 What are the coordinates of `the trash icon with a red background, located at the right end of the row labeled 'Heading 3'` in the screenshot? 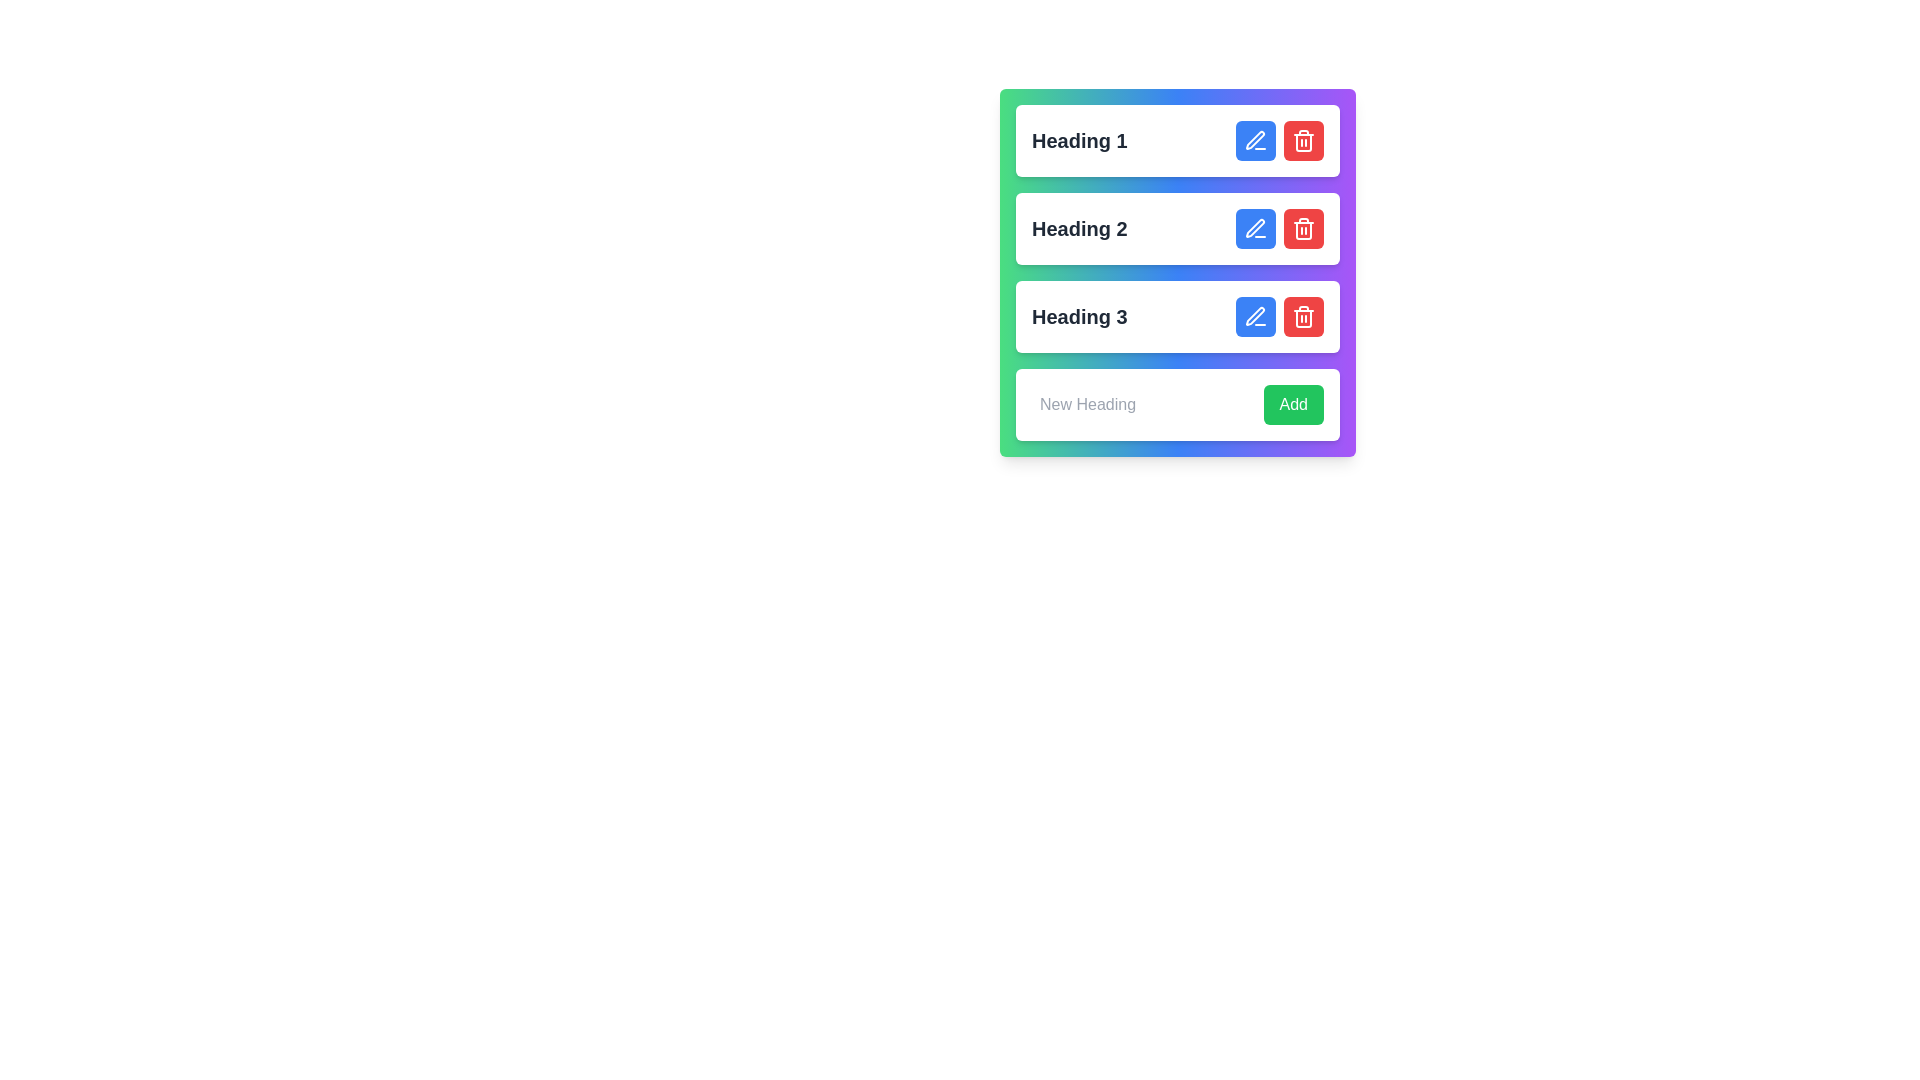 It's located at (1304, 315).